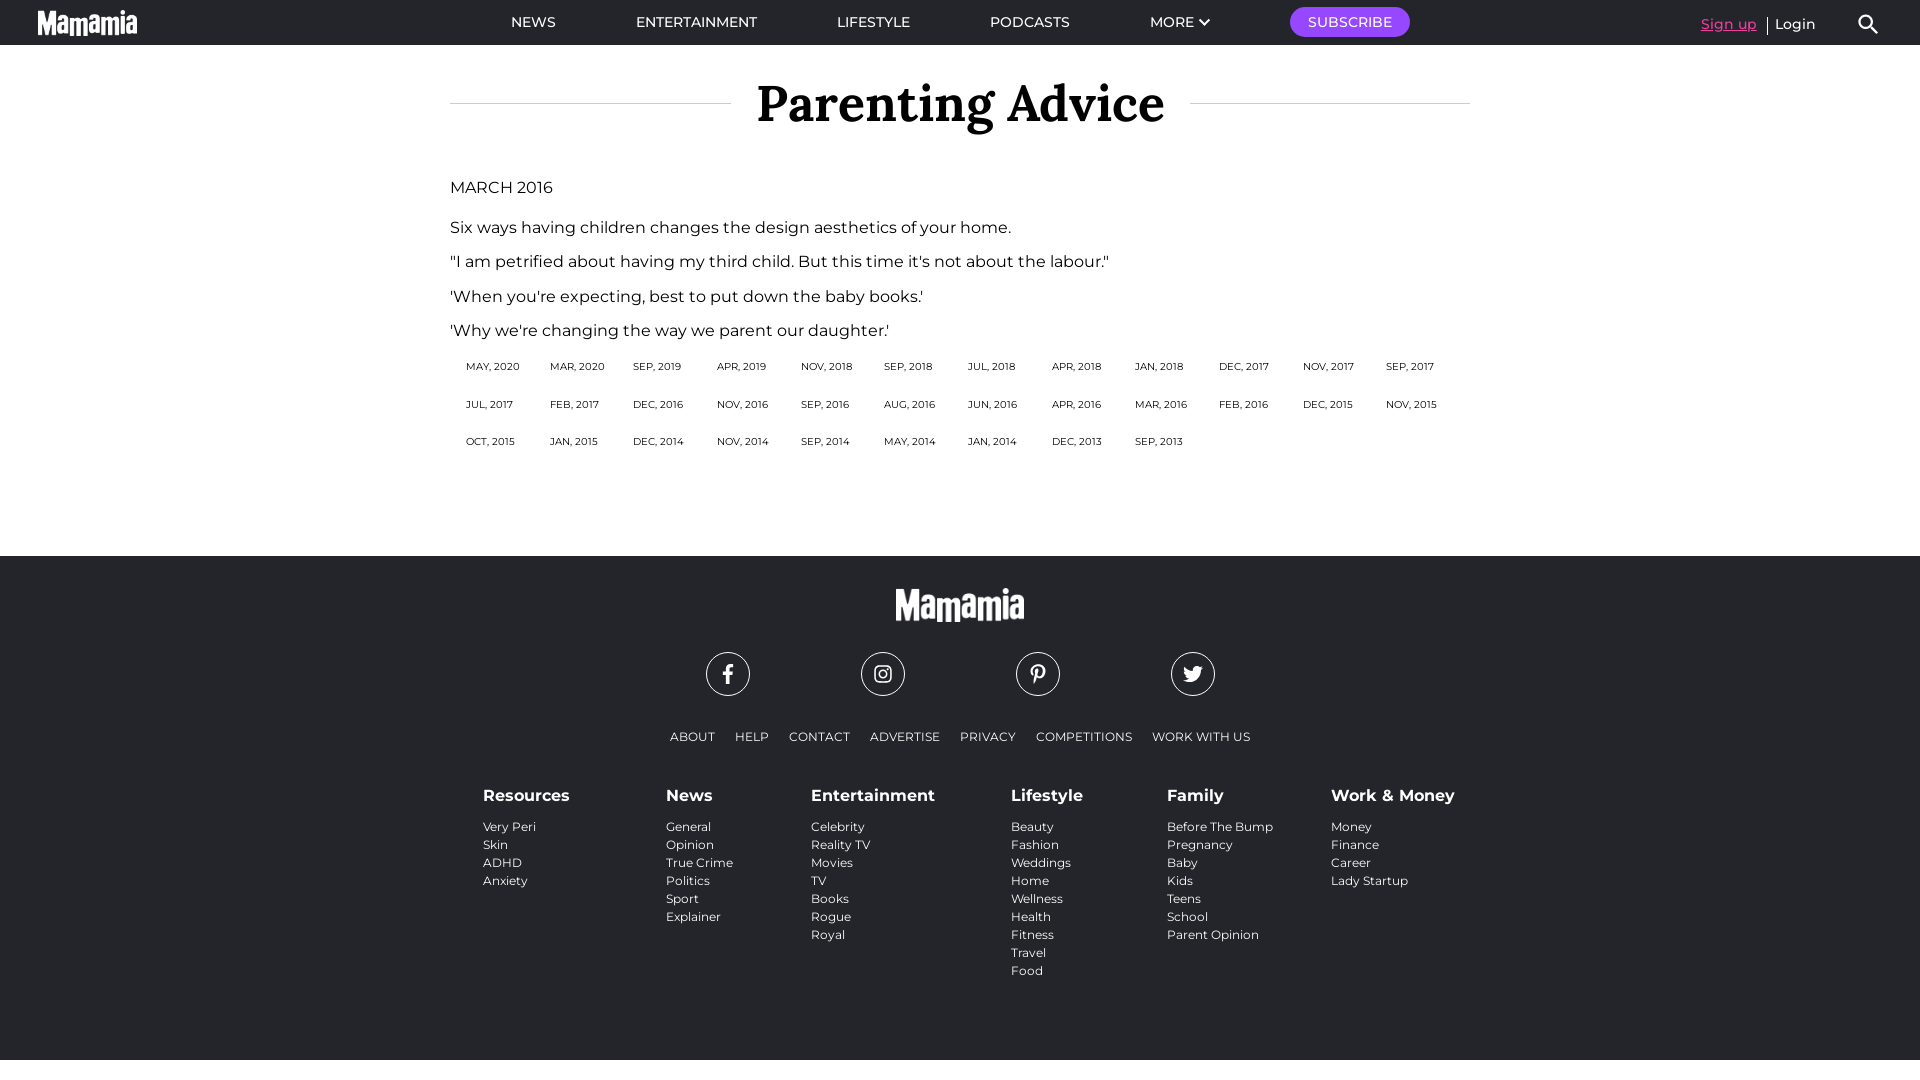 The width and height of the screenshot is (1920, 1080). I want to click on 'Teens', so click(1184, 897).